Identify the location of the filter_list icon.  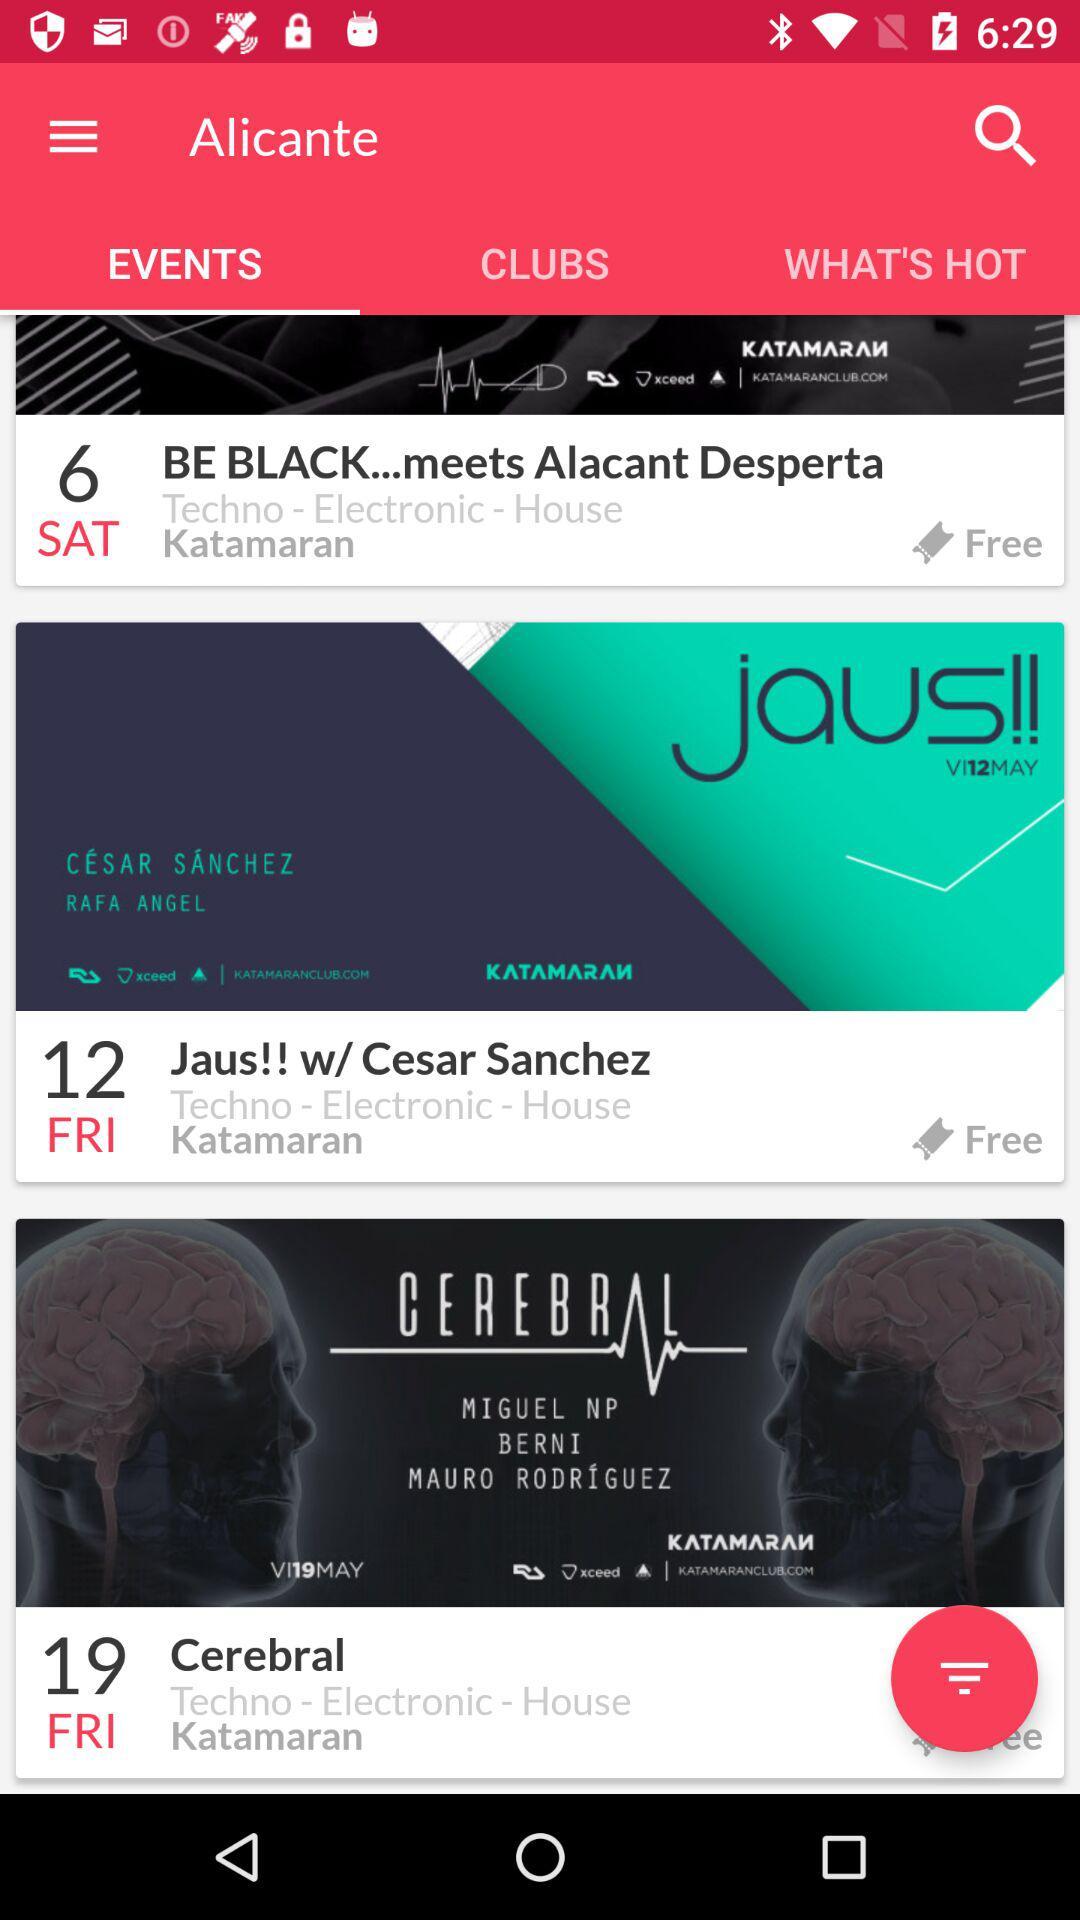
(963, 1678).